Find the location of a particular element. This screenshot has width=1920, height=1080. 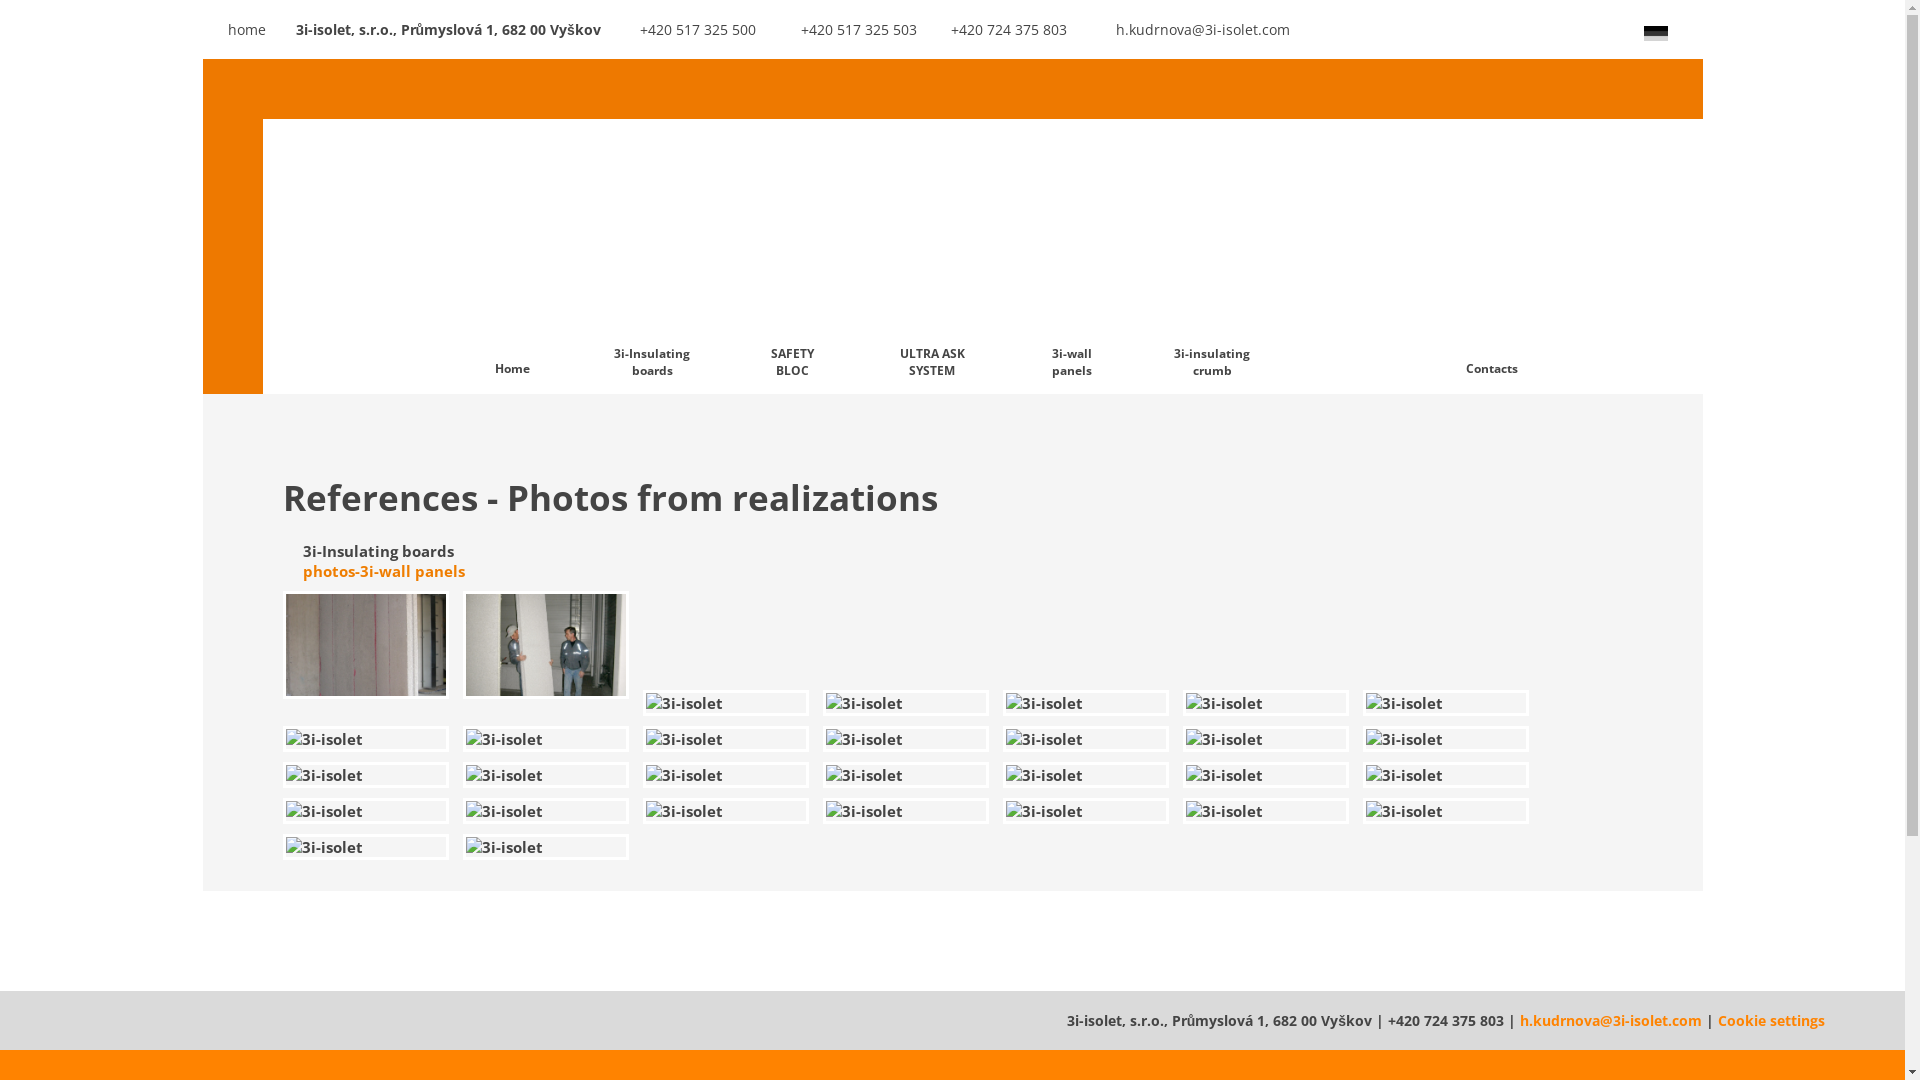

'3i-isolet' is located at coordinates (365, 847).